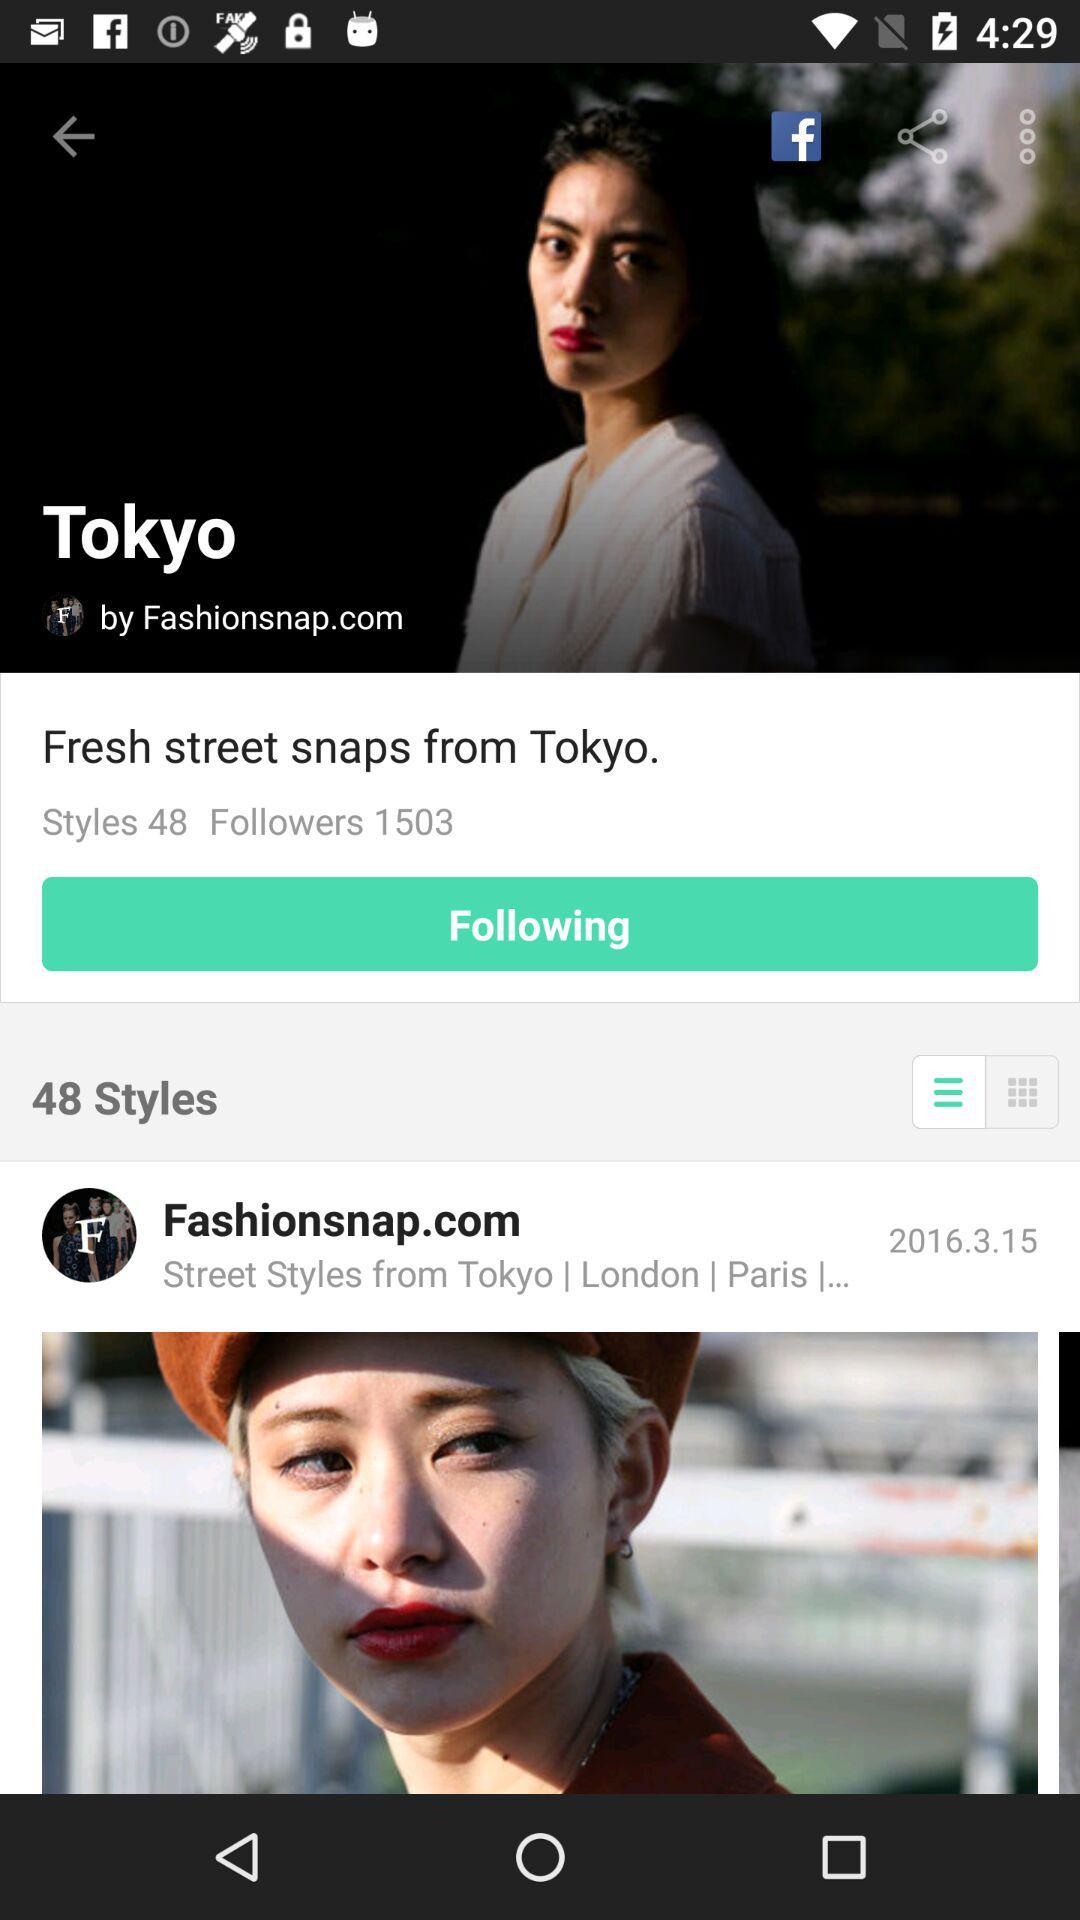 Image resolution: width=1080 pixels, height=1920 pixels. Describe the element at coordinates (947, 1090) in the screenshot. I see `display list mode` at that location.